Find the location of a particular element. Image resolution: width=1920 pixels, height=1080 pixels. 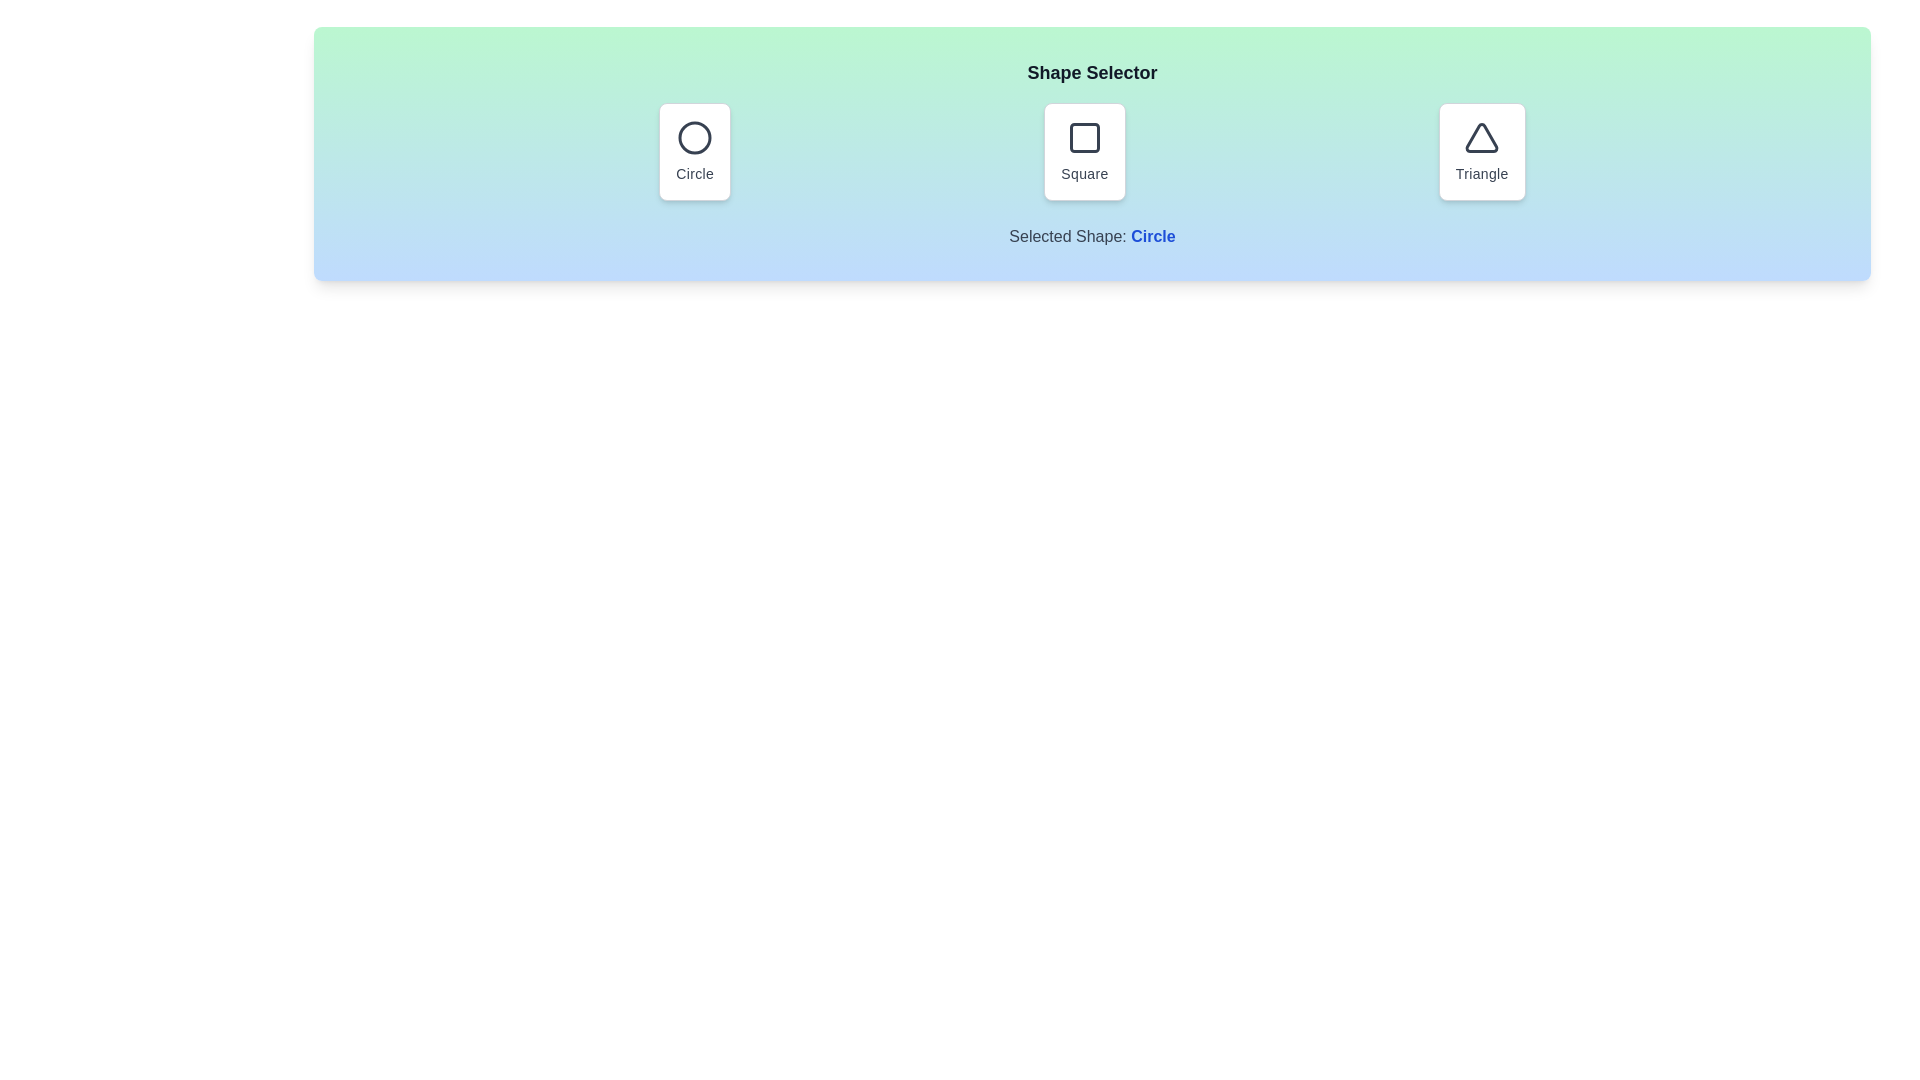

the shape circle by clicking its corresponding button is located at coordinates (695, 150).